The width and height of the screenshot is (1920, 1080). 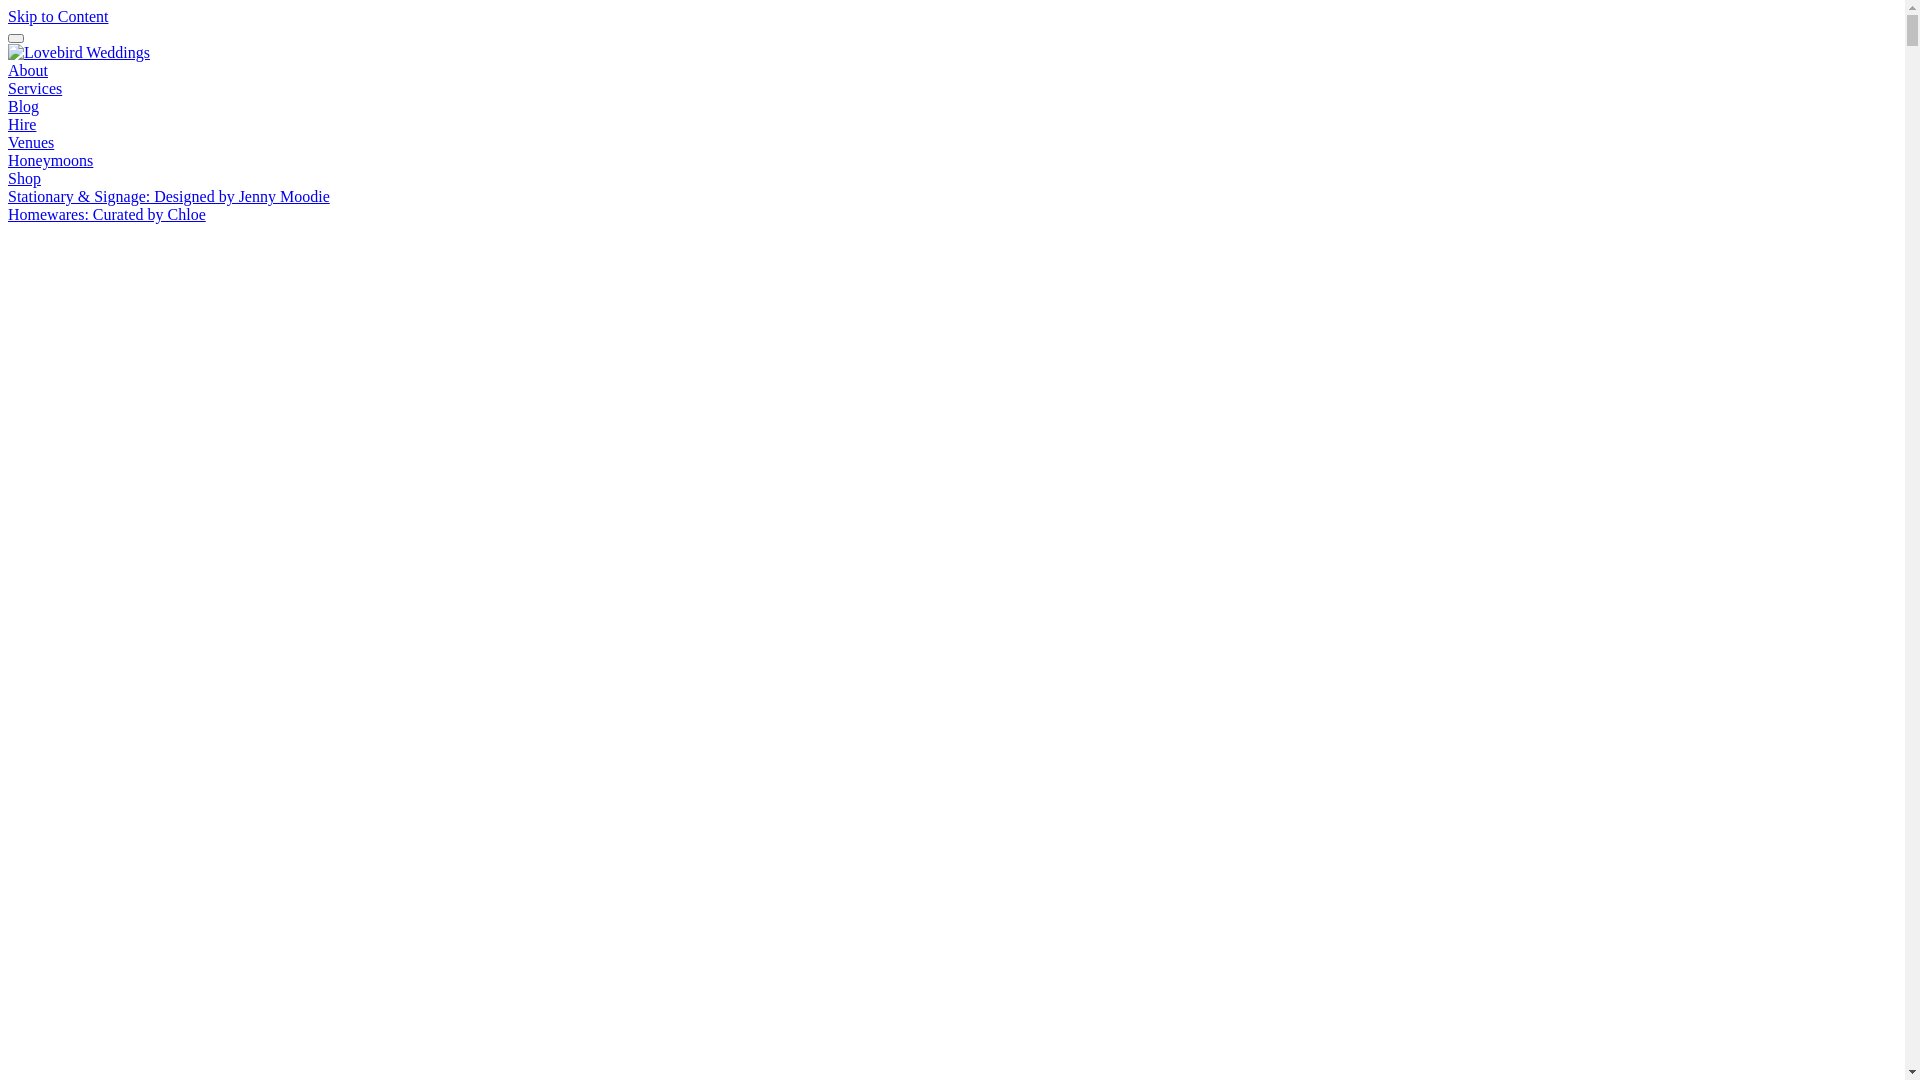 What do you see at coordinates (105, 214) in the screenshot?
I see `'Homewares: Curated by Chloe'` at bounding box center [105, 214].